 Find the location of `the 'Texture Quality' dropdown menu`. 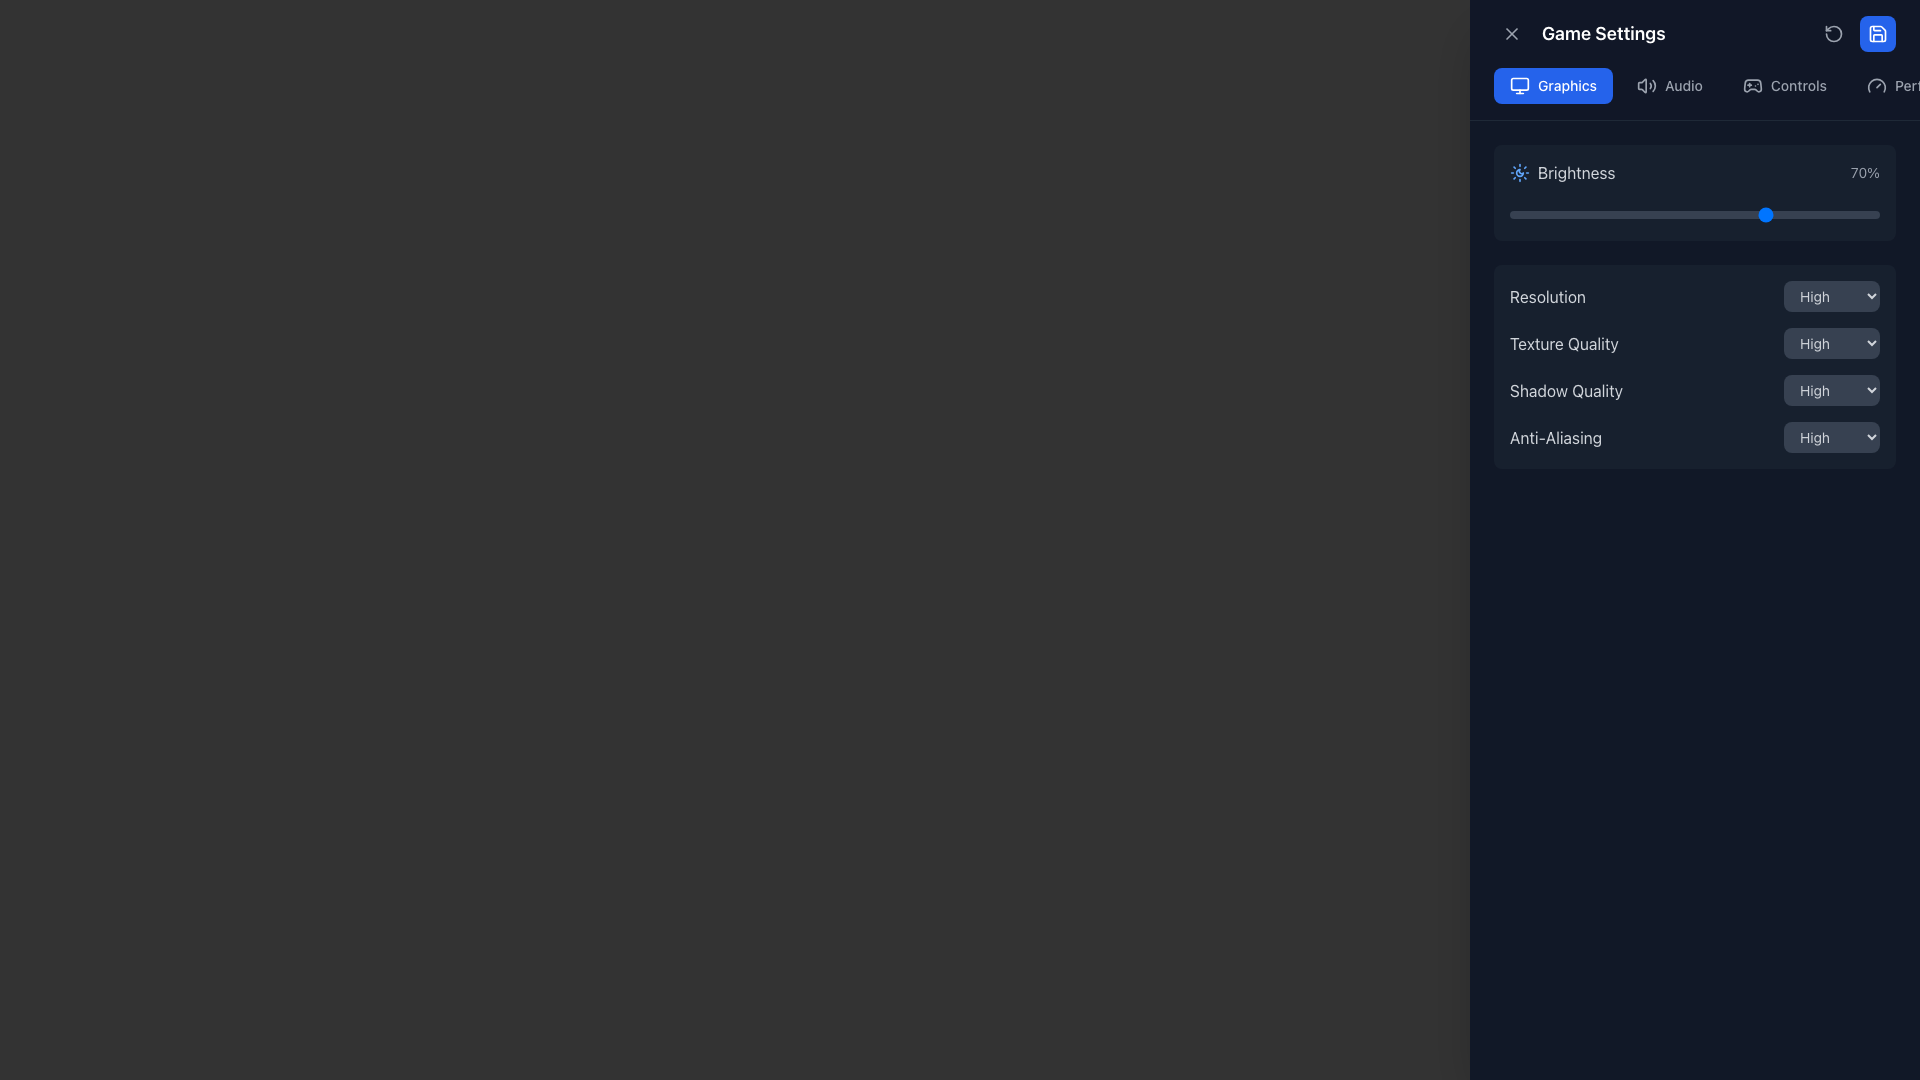

the 'Texture Quality' dropdown menu is located at coordinates (1832, 342).